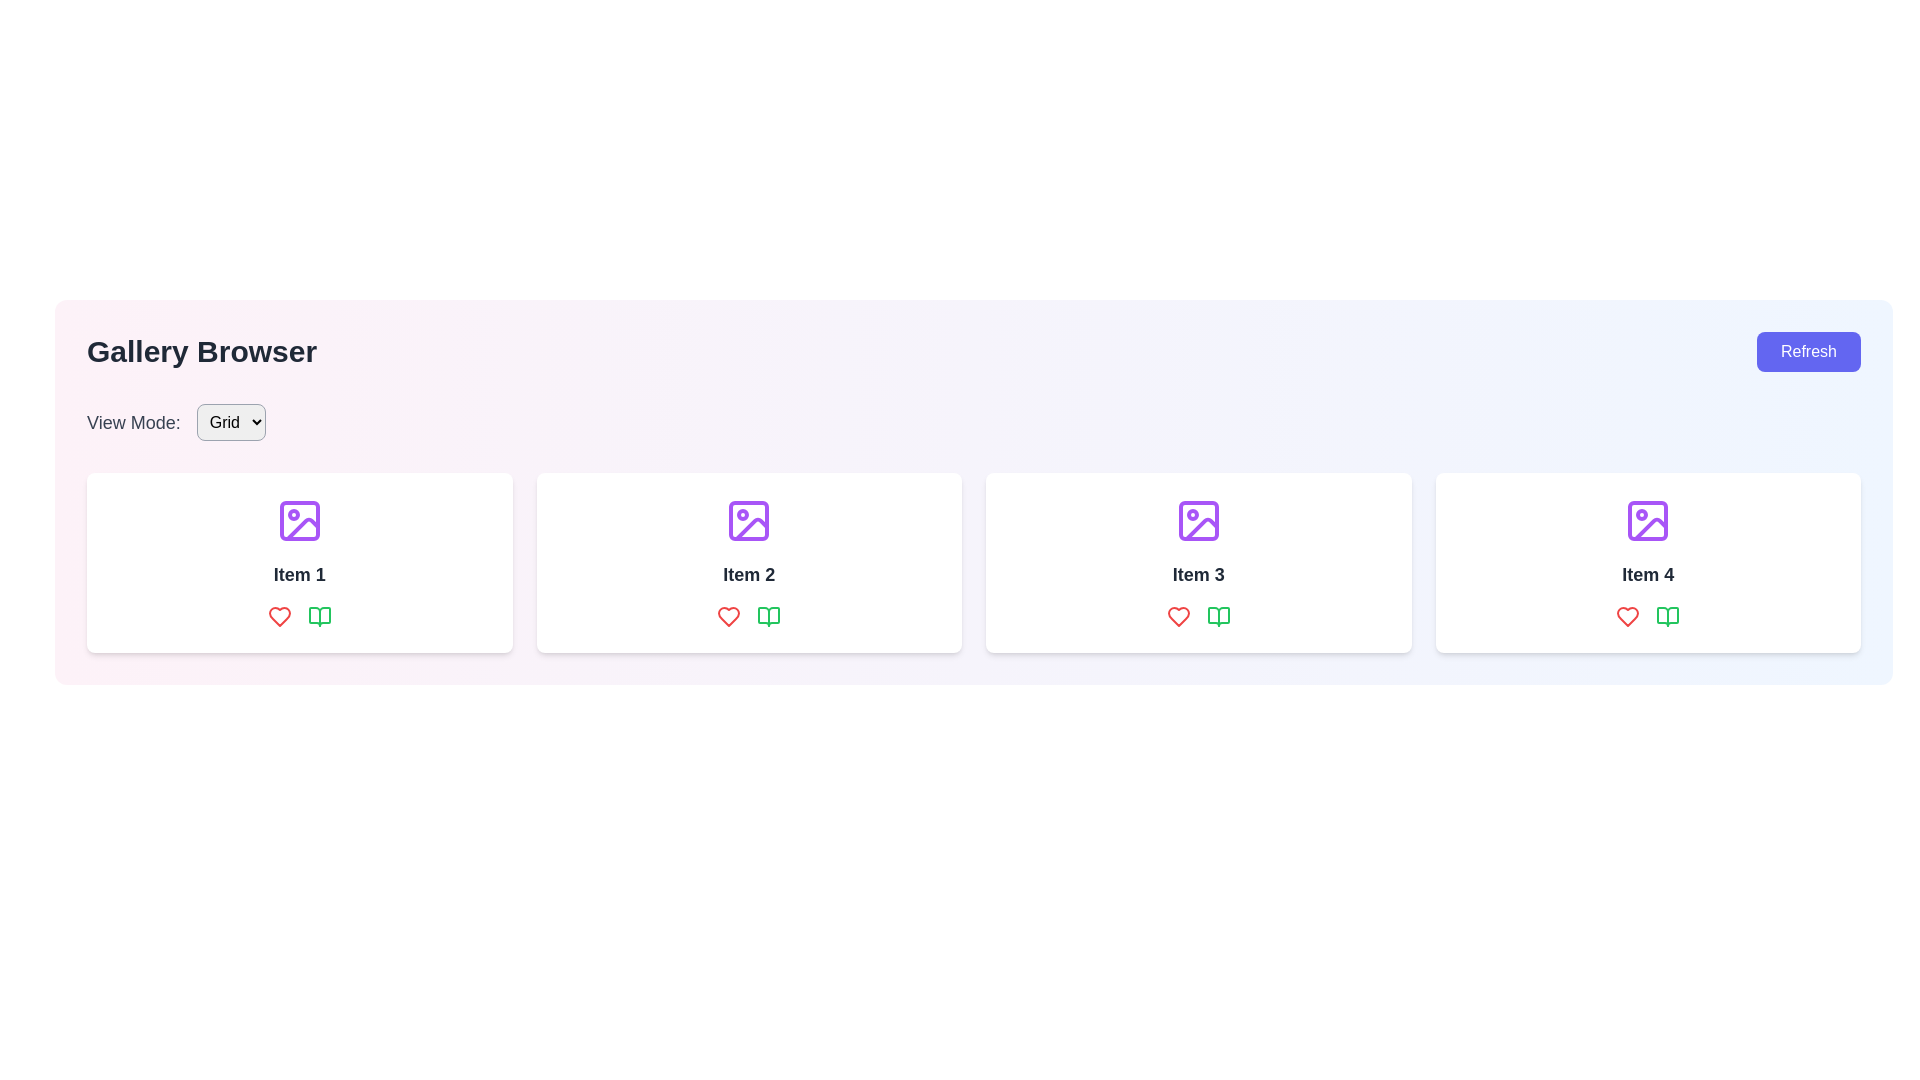 The height and width of the screenshot is (1080, 1920). I want to click on the vibrant purple picture frame icon located at the top-left corner of the card labeled 'Item 3', so click(1198, 519).